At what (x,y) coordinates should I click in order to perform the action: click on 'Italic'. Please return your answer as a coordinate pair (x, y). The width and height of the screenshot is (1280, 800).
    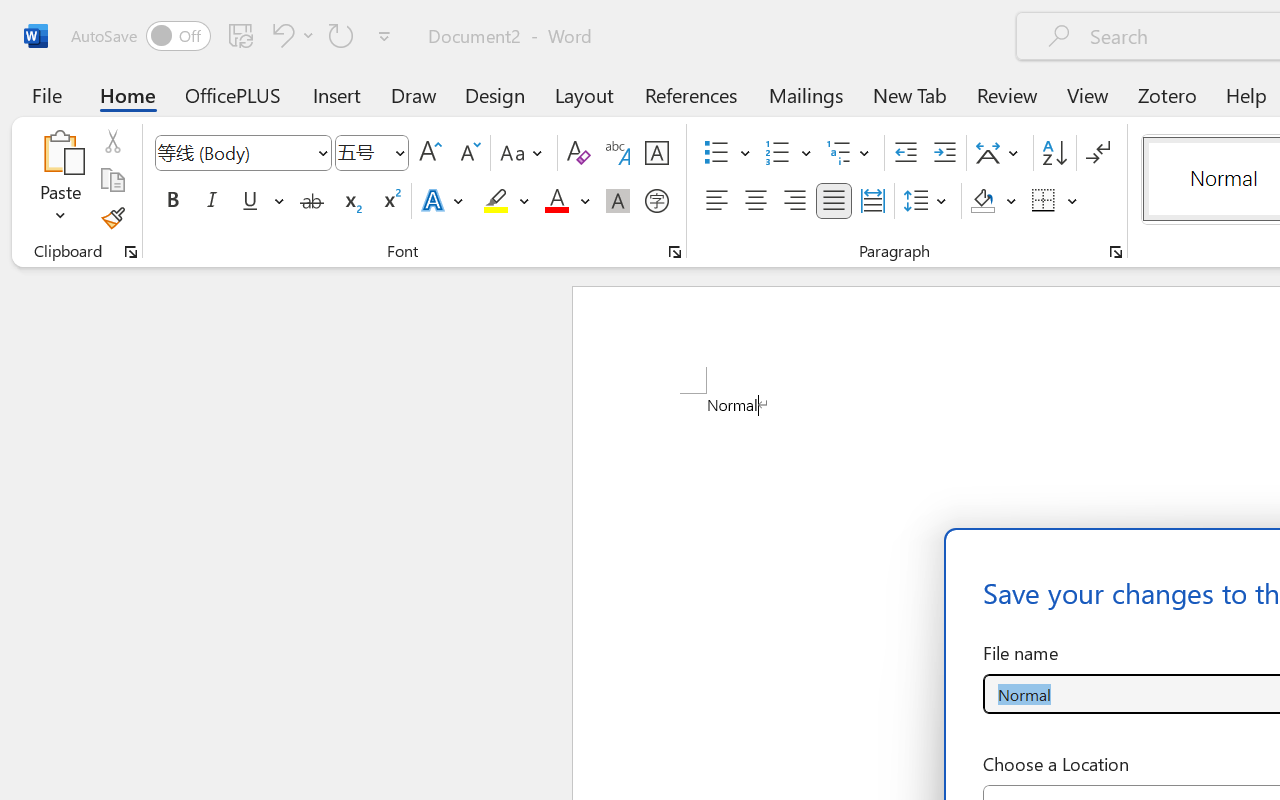
    Looking at the image, I should click on (212, 201).